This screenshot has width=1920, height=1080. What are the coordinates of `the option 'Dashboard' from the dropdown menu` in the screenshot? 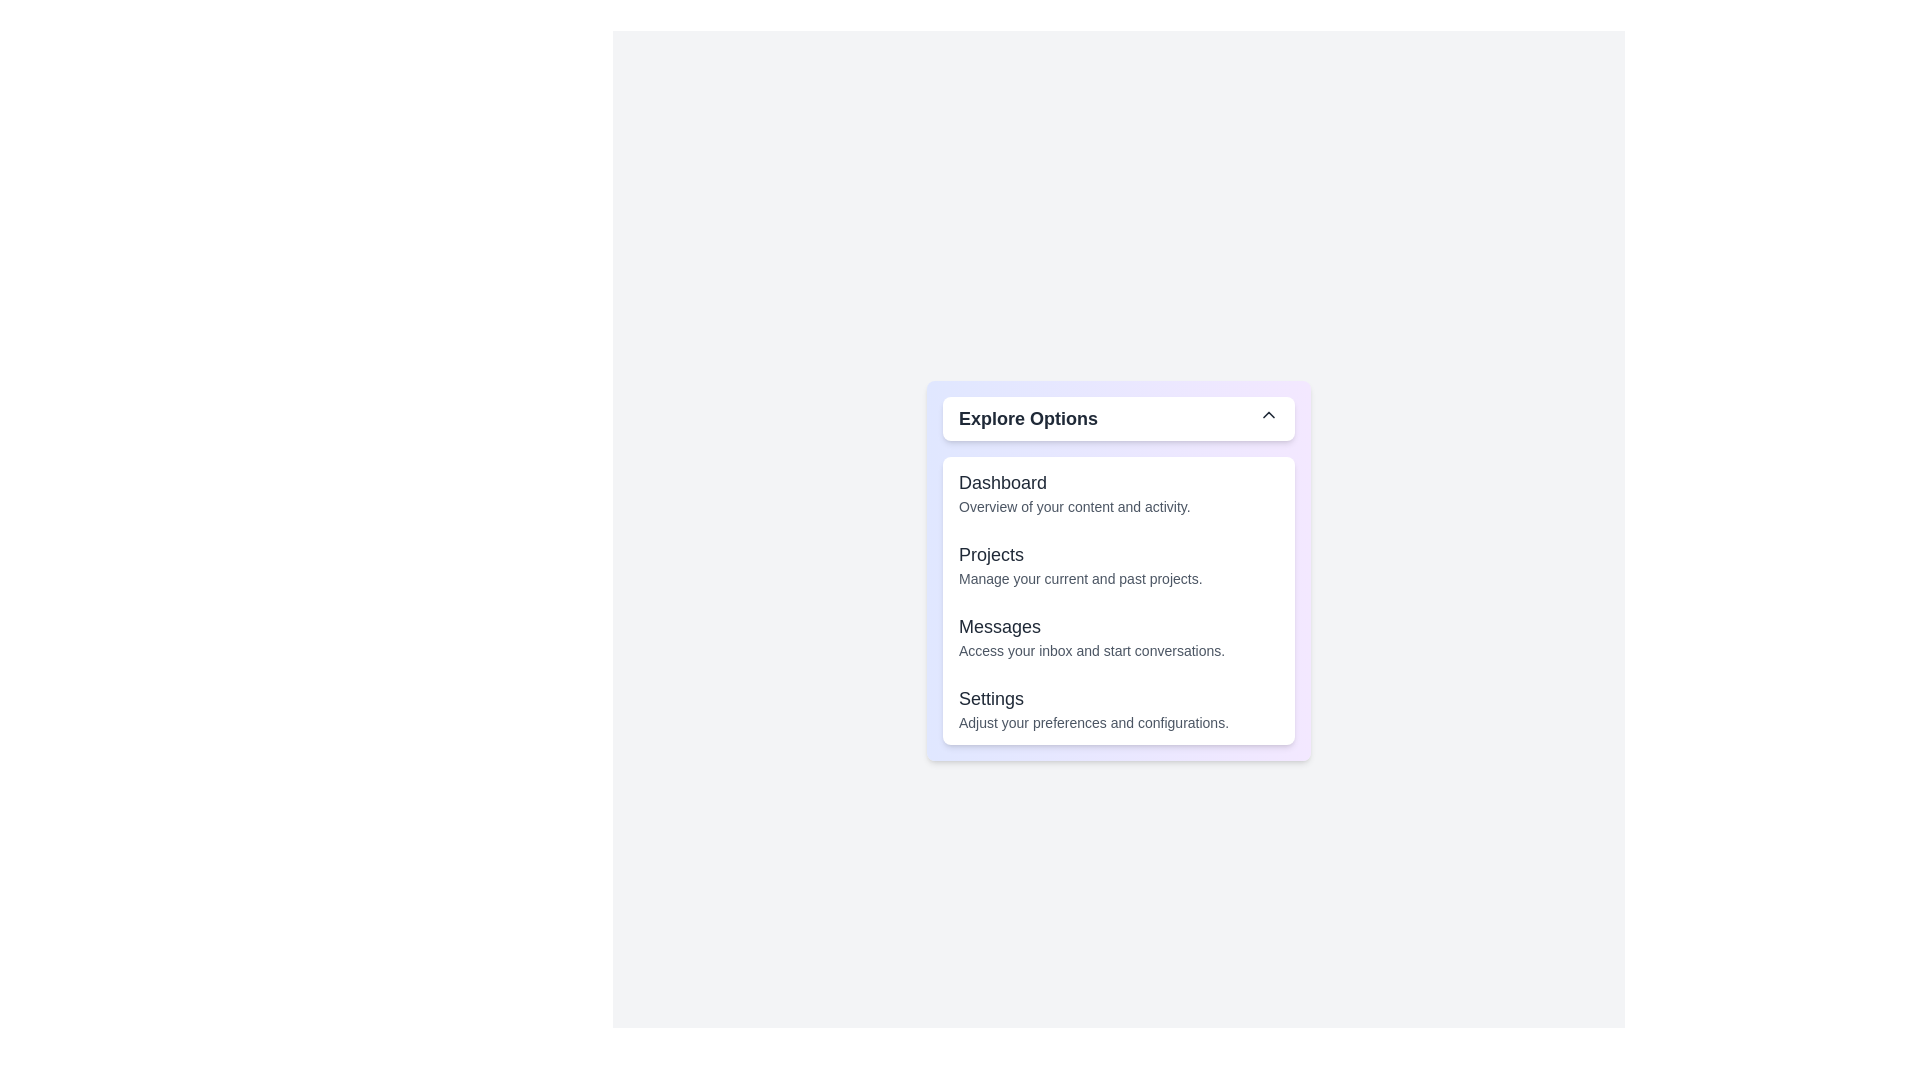 It's located at (1117, 493).